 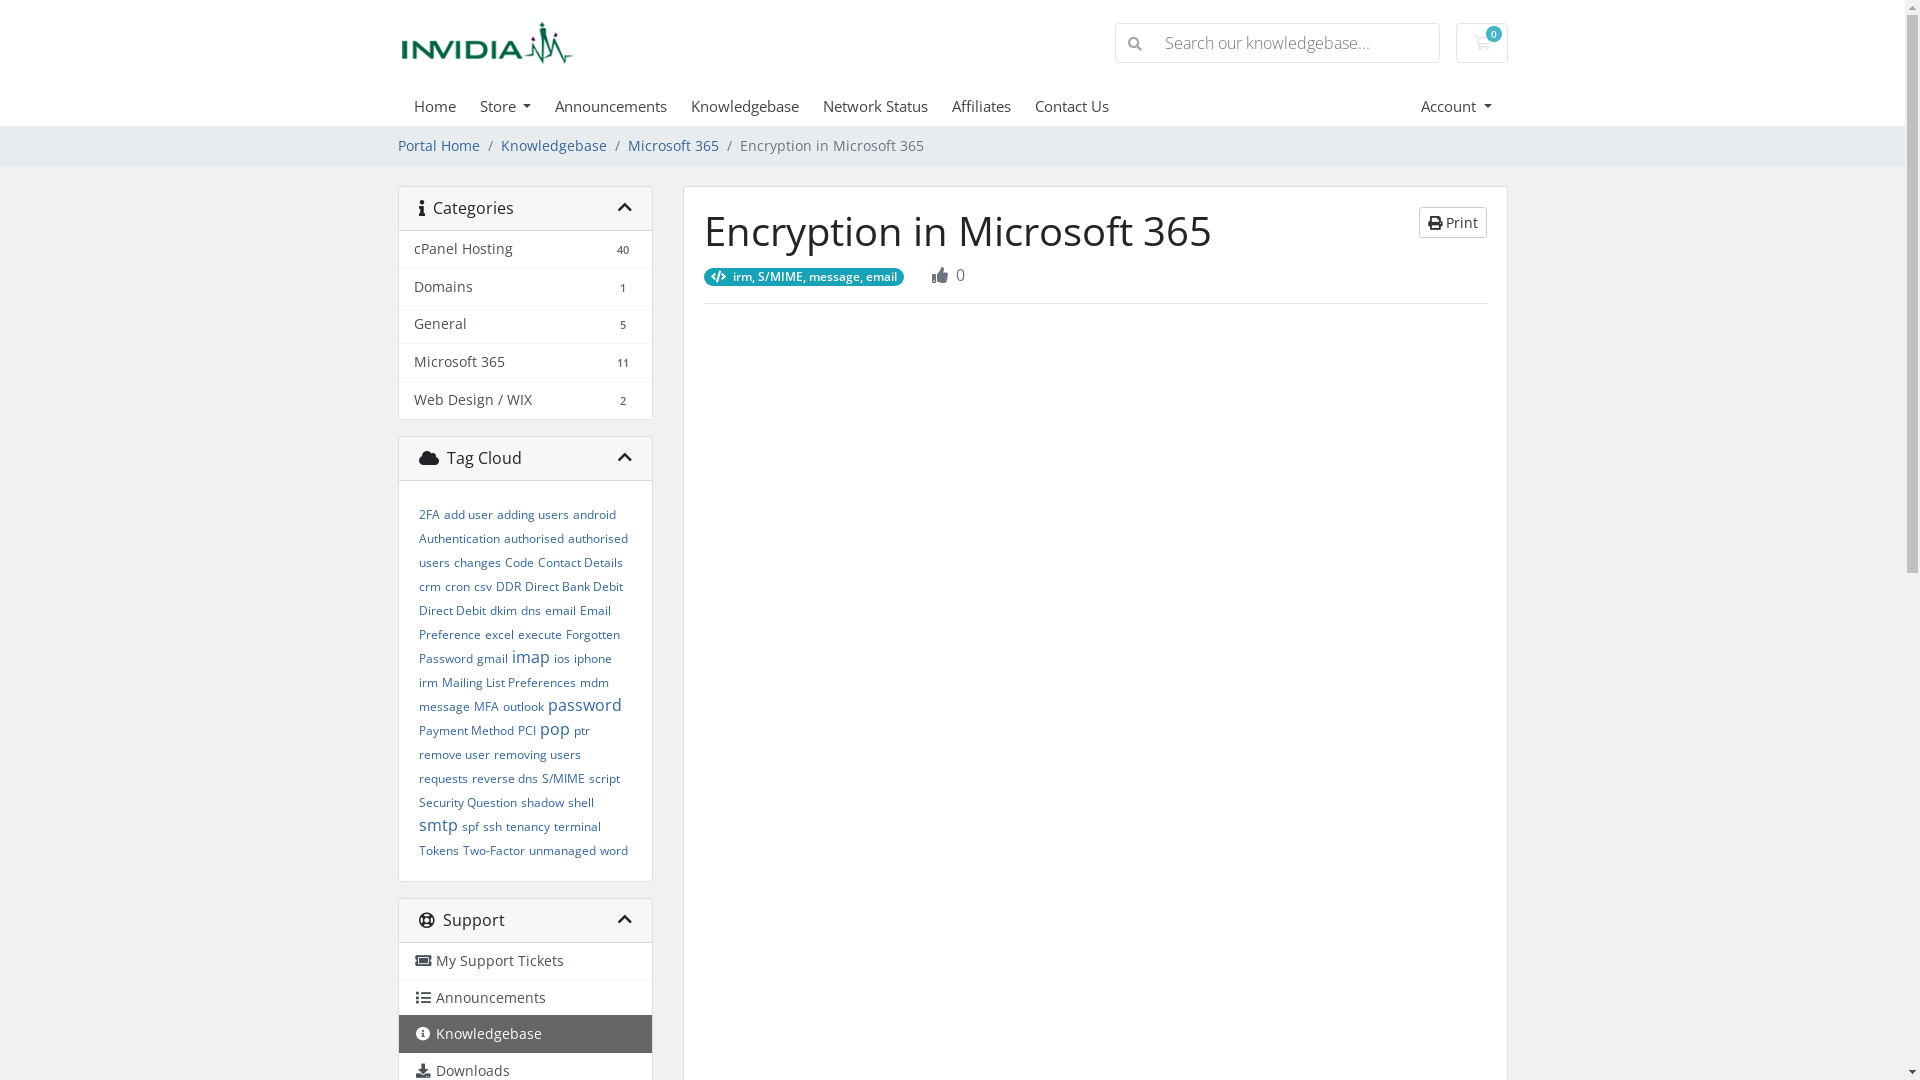 What do you see at coordinates (436, 850) in the screenshot?
I see `'Tokens'` at bounding box center [436, 850].